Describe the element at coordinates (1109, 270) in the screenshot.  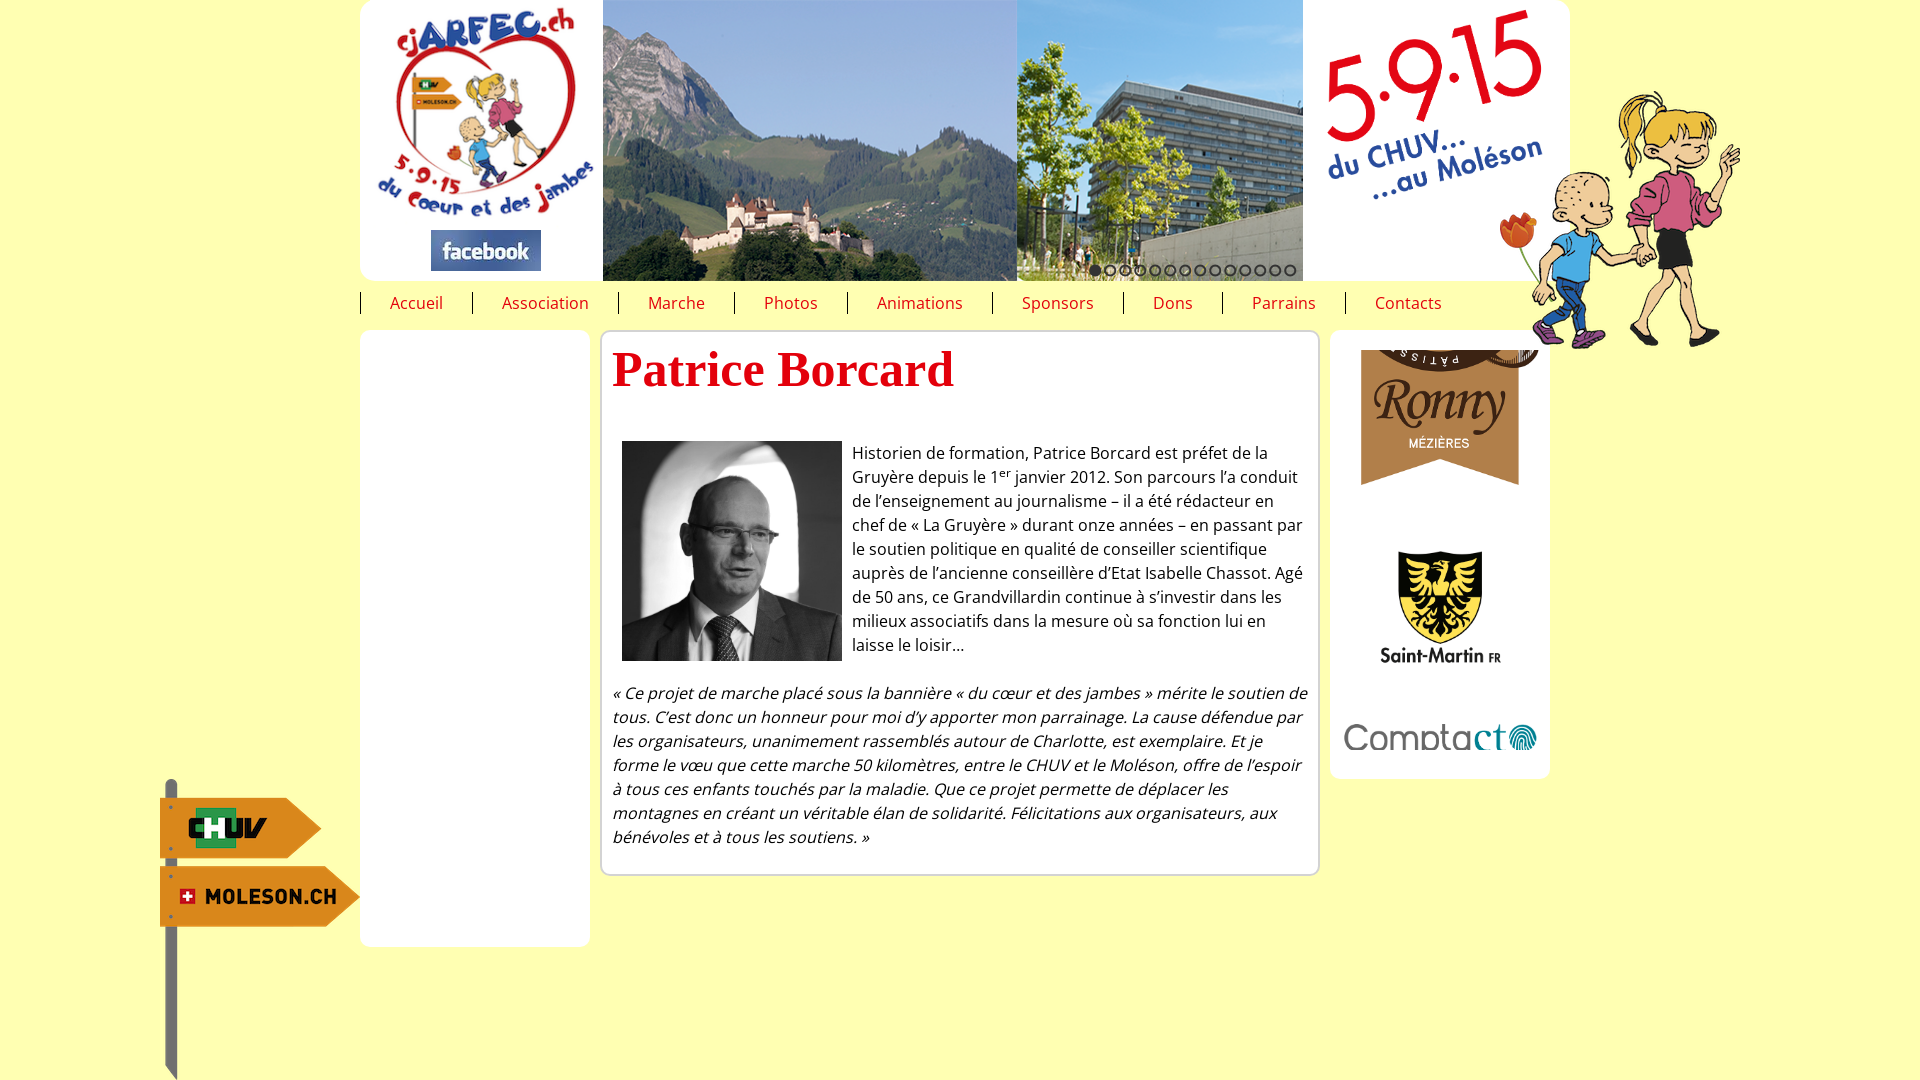
I see `'2'` at that location.